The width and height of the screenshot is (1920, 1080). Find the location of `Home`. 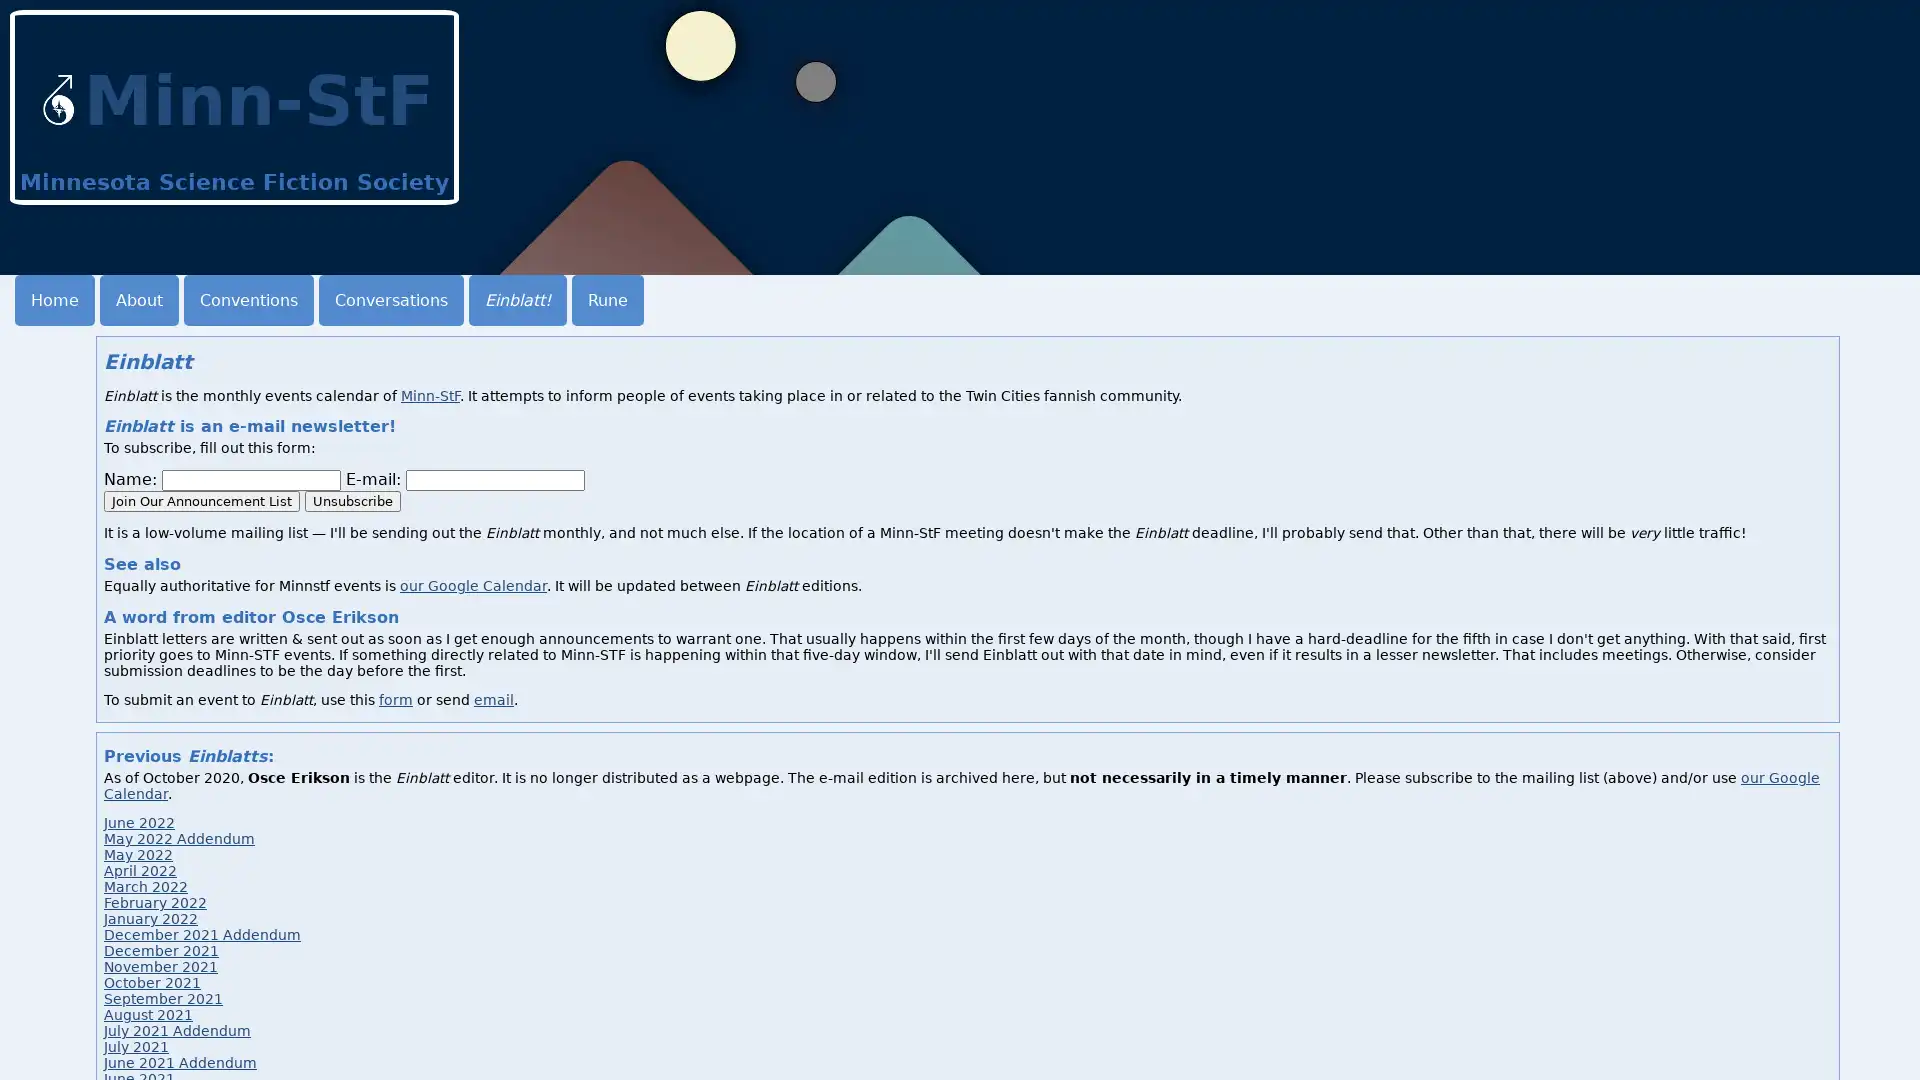

Home is located at coordinates (54, 300).